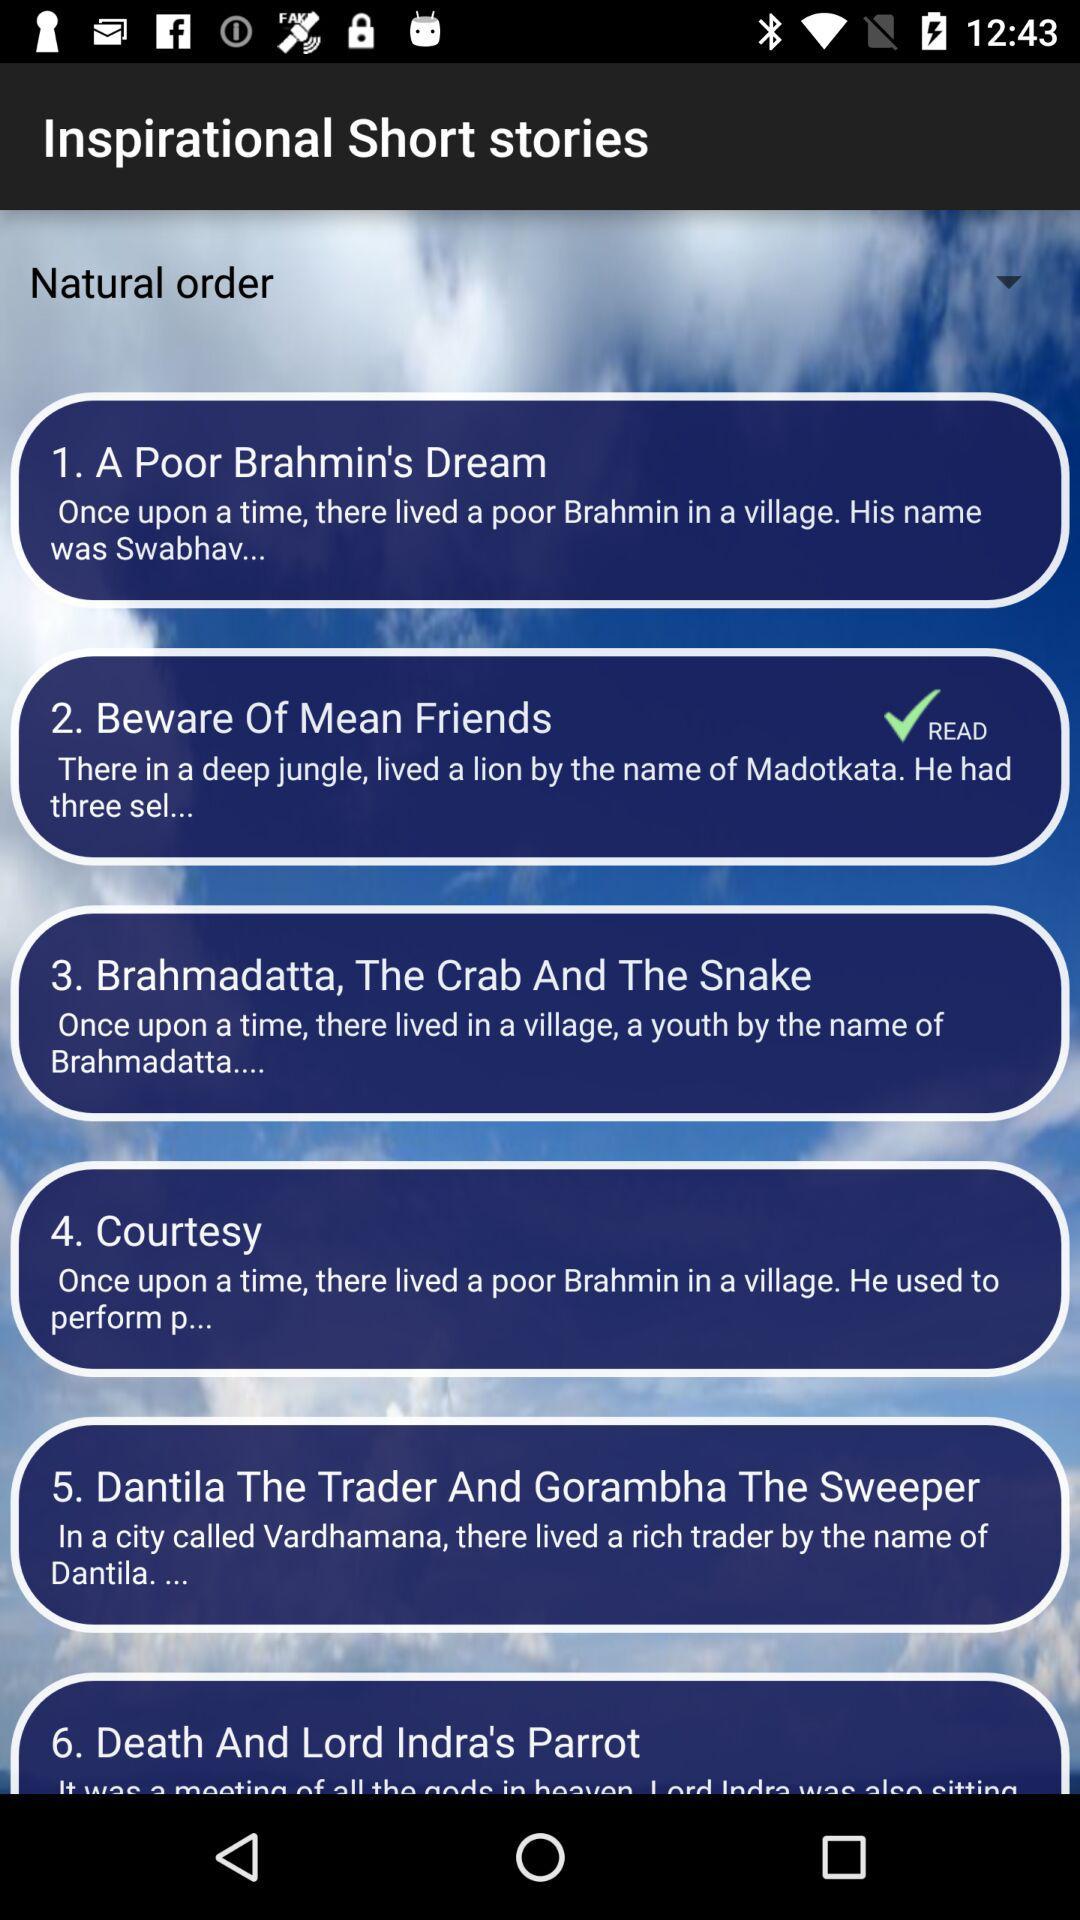 This screenshot has height=1920, width=1080. I want to click on item below once upon a icon, so click(540, 1228).